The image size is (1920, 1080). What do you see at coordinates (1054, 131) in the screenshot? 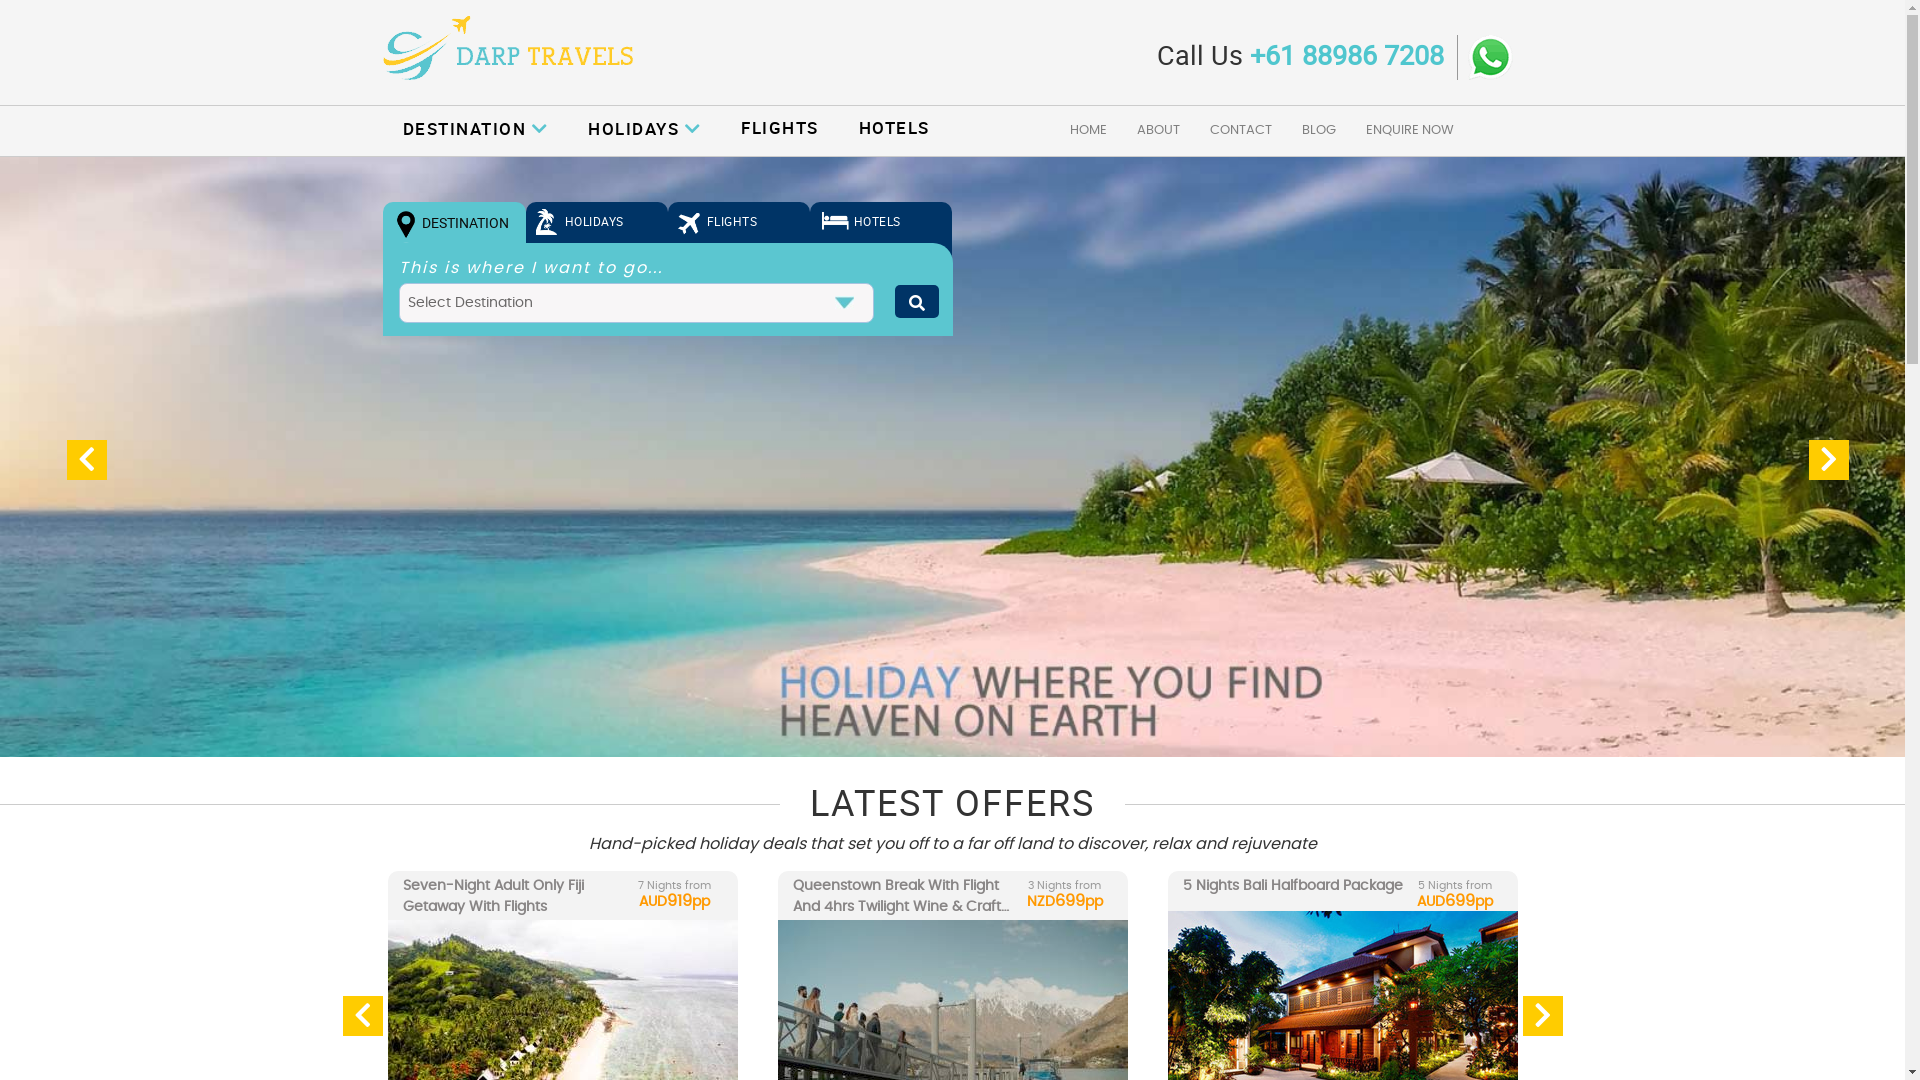
I see `'HOME'` at bounding box center [1054, 131].